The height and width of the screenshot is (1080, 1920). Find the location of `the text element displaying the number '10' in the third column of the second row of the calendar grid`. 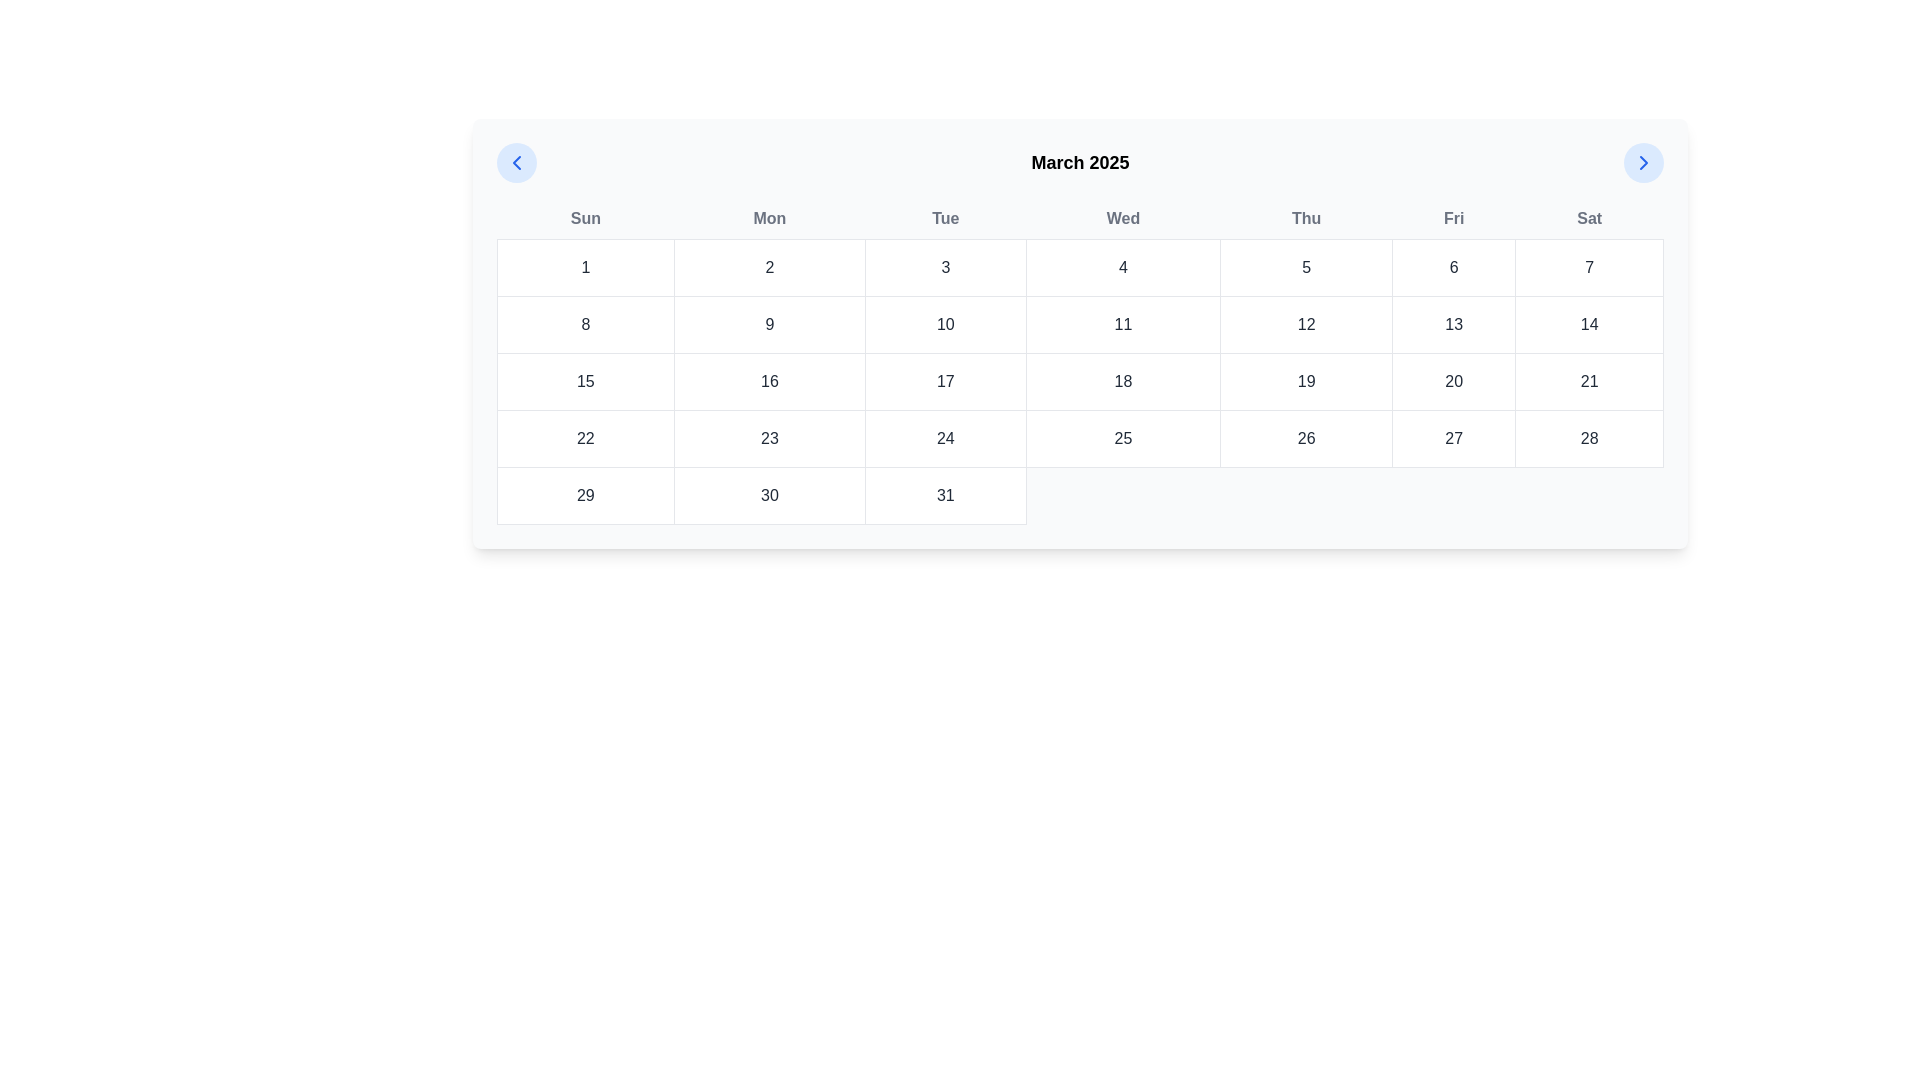

the text element displaying the number '10' in the third column of the second row of the calendar grid is located at coordinates (944, 323).